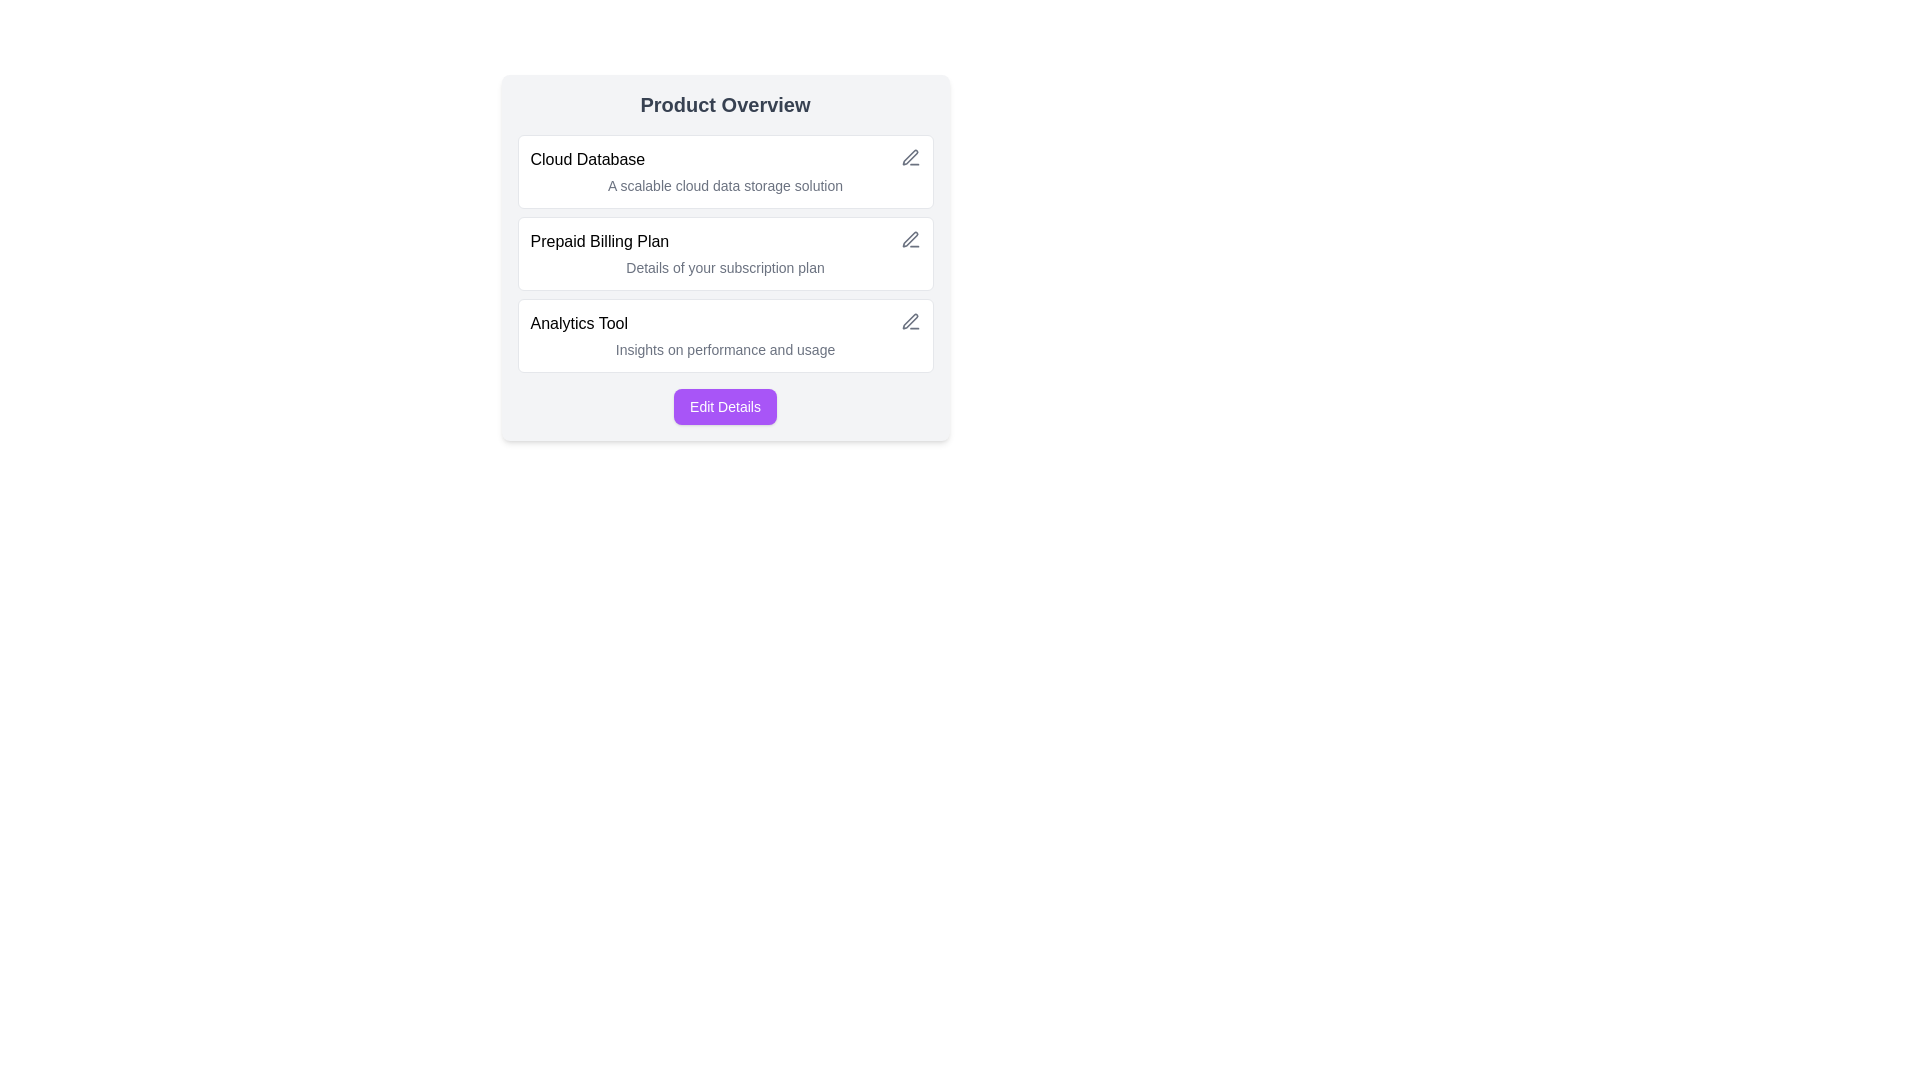  I want to click on the second Informational card component titled 'Prepaid Billing Plan', which features a white background, rounded corners, and a pen icon at the top-right corner, so click(724, 253).